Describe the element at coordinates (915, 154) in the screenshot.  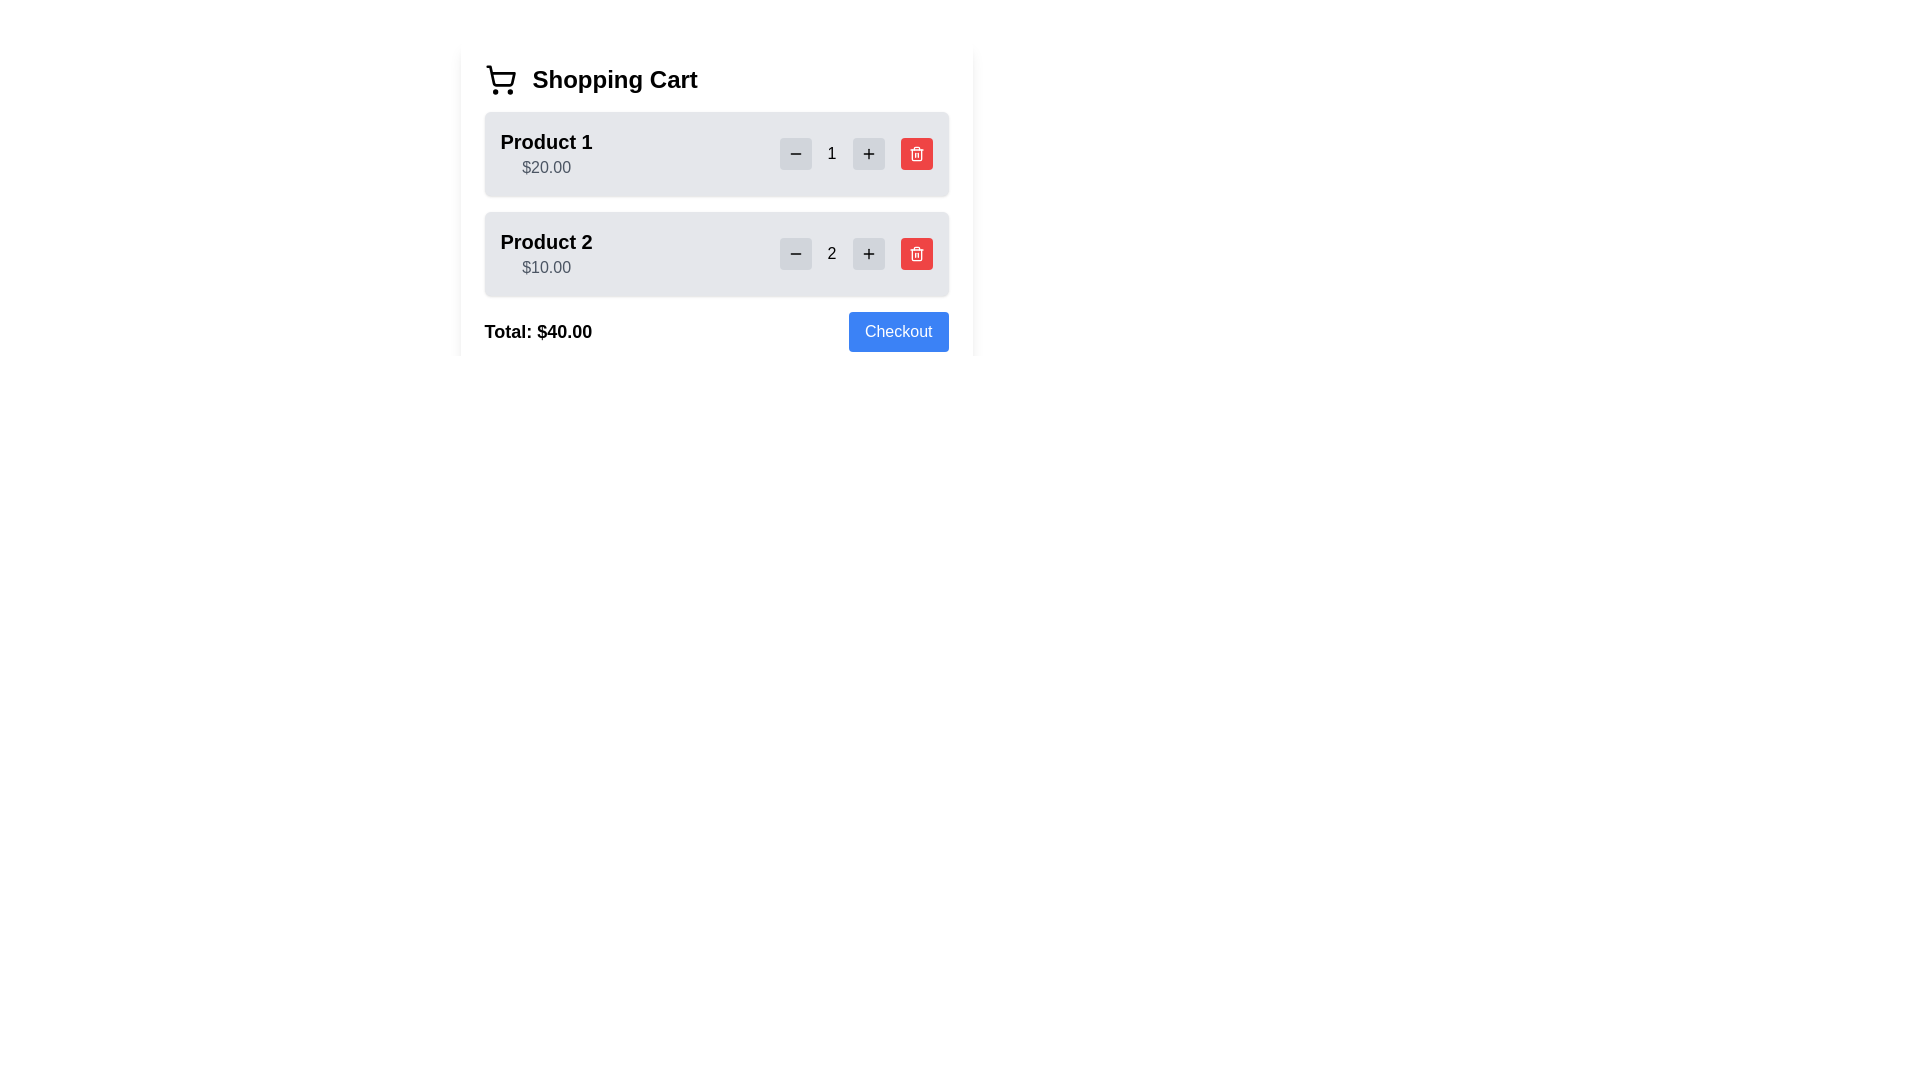
I see `the delete icon button for the second product in the shopping cart` at that location.